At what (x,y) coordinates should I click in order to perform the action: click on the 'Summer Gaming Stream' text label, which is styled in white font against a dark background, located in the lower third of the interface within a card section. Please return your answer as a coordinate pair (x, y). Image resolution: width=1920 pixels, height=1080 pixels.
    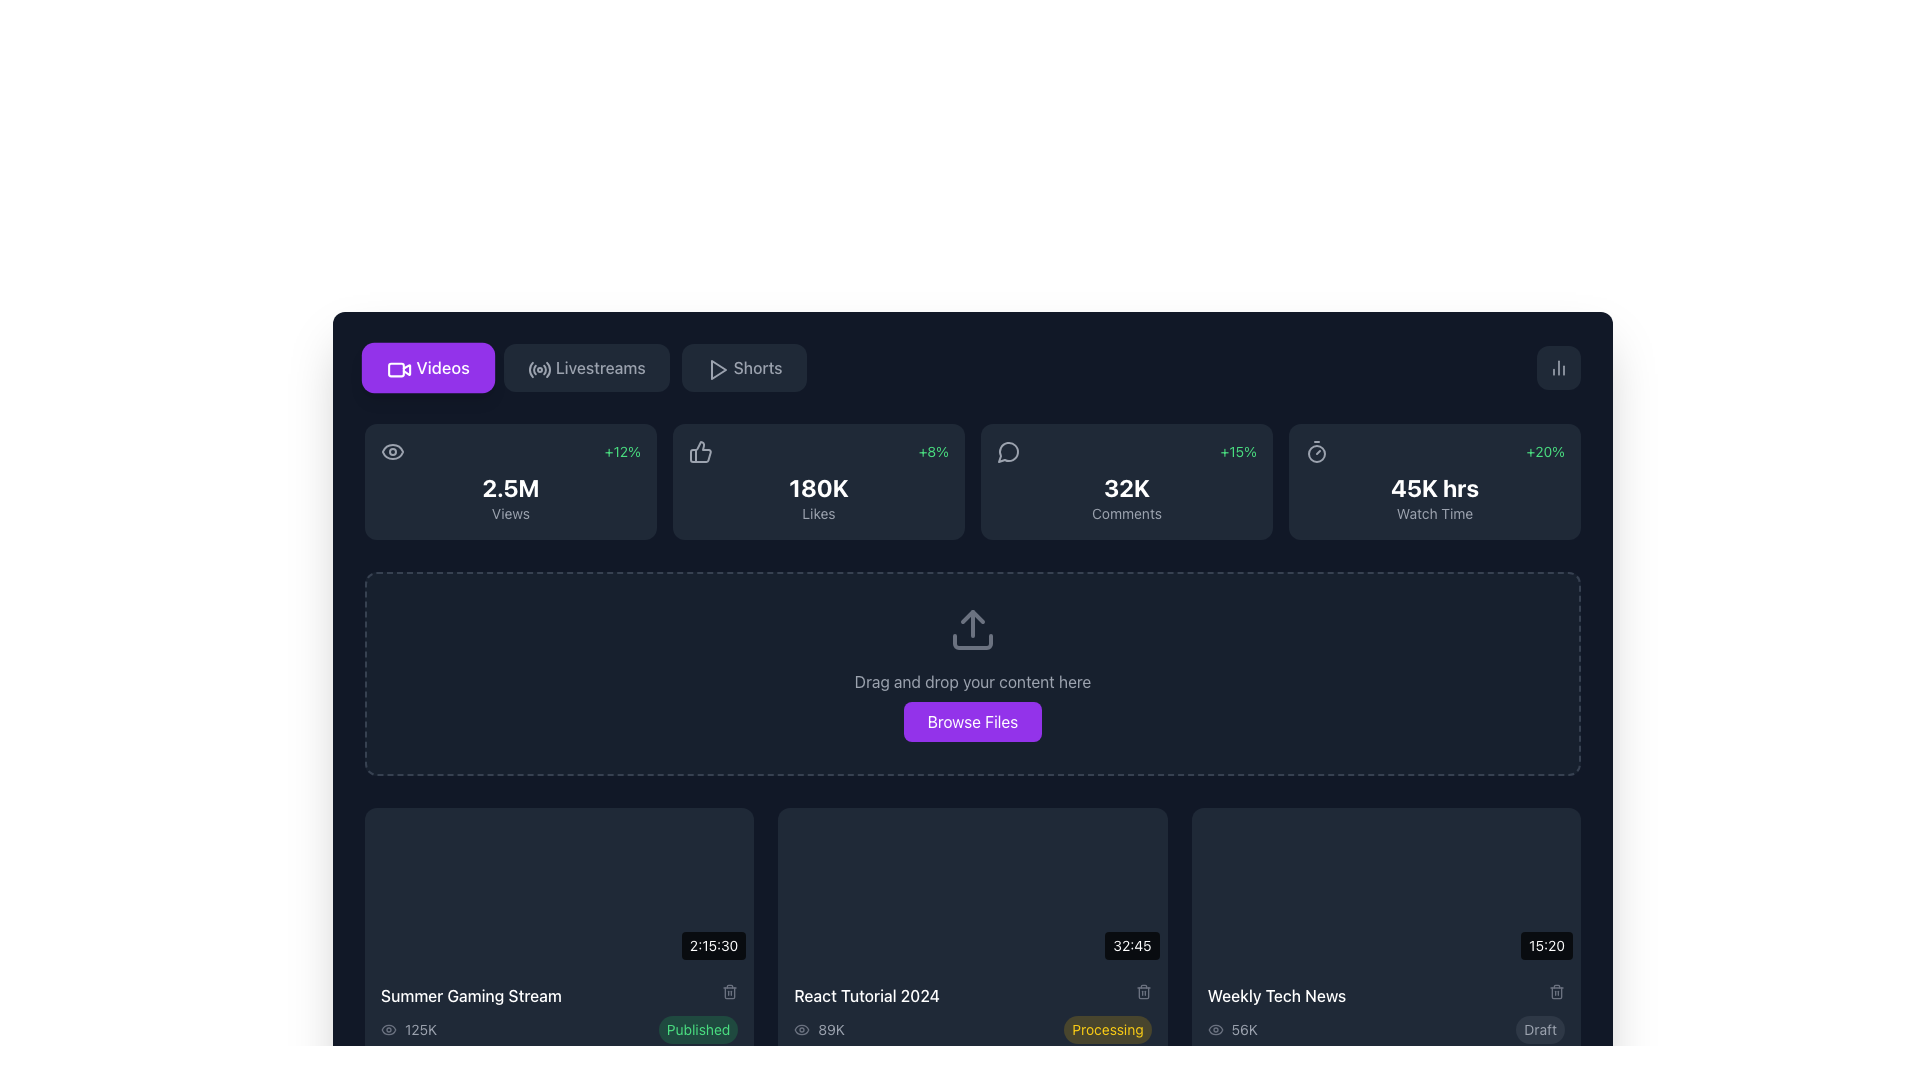
    Looking at the image, I should click on (470, 995).